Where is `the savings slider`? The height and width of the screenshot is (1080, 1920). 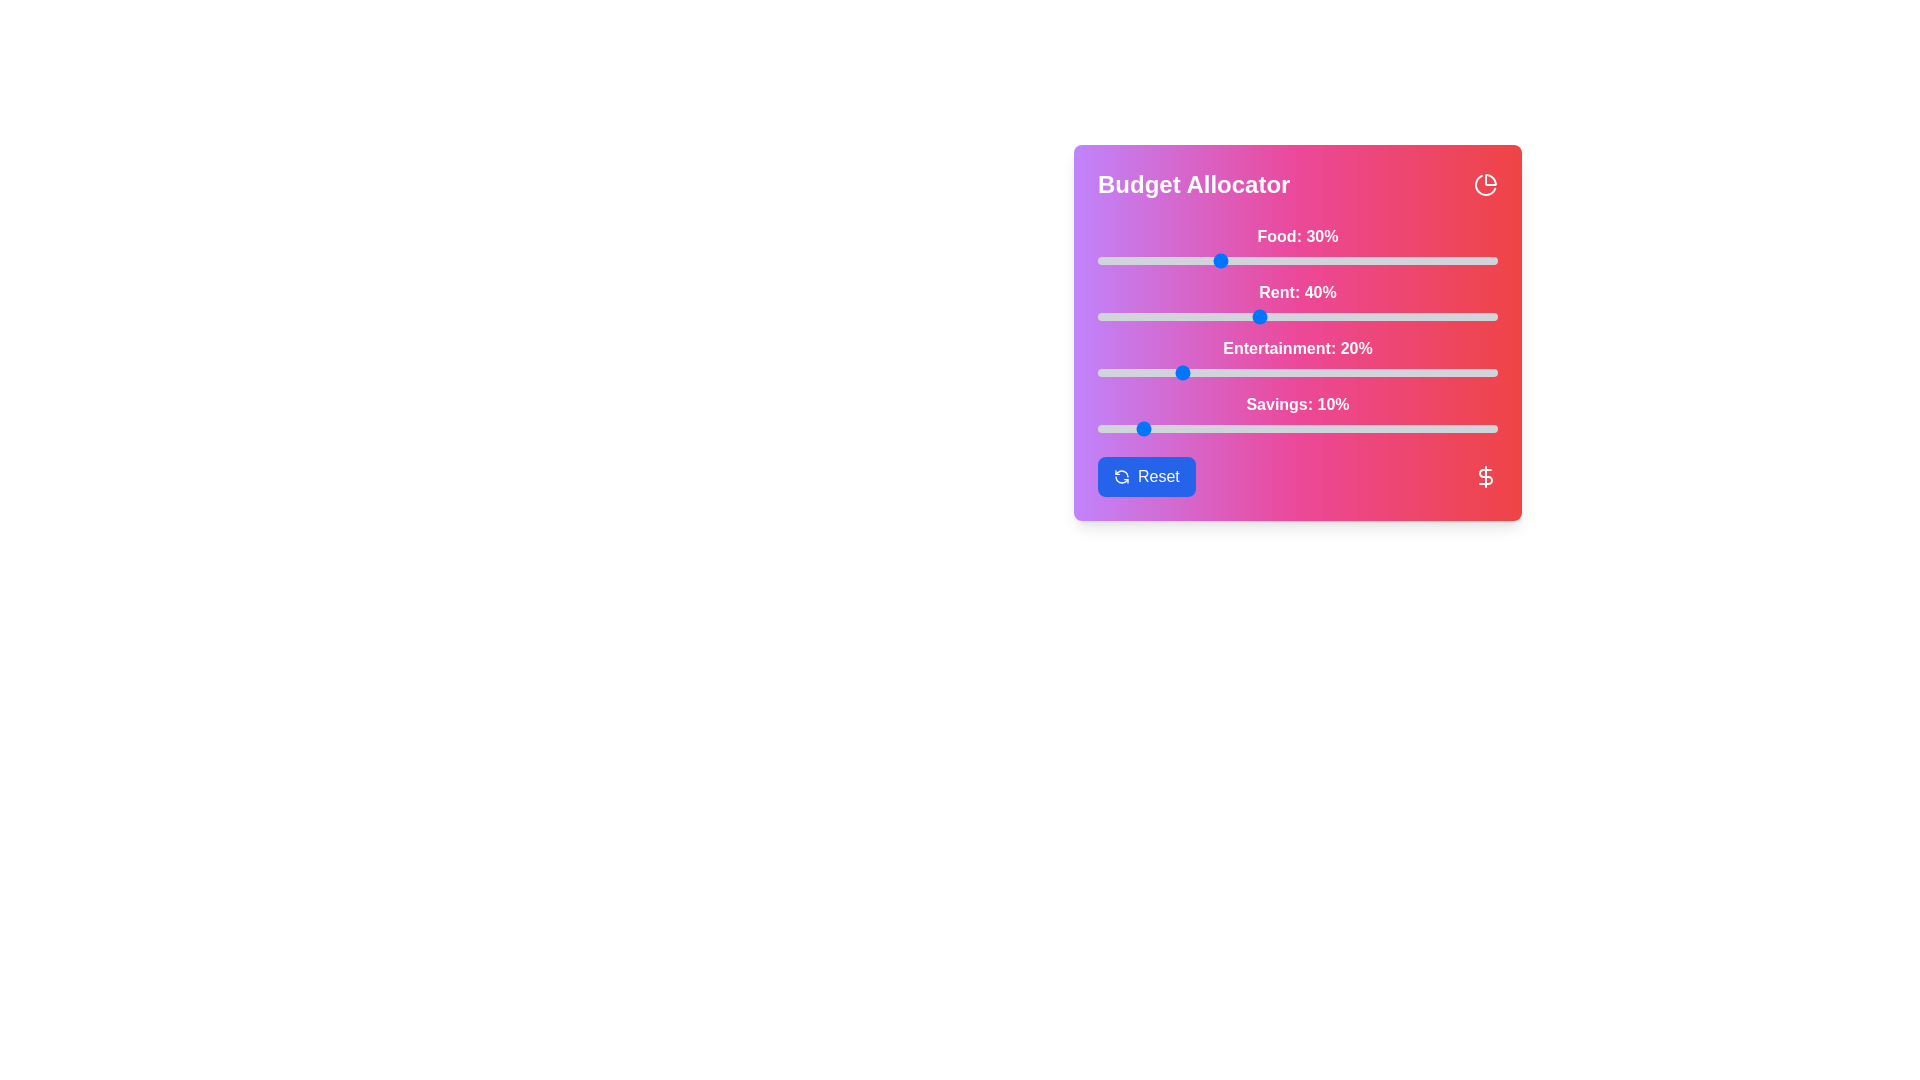
the savings slider is located at coordinates (1493, 427).